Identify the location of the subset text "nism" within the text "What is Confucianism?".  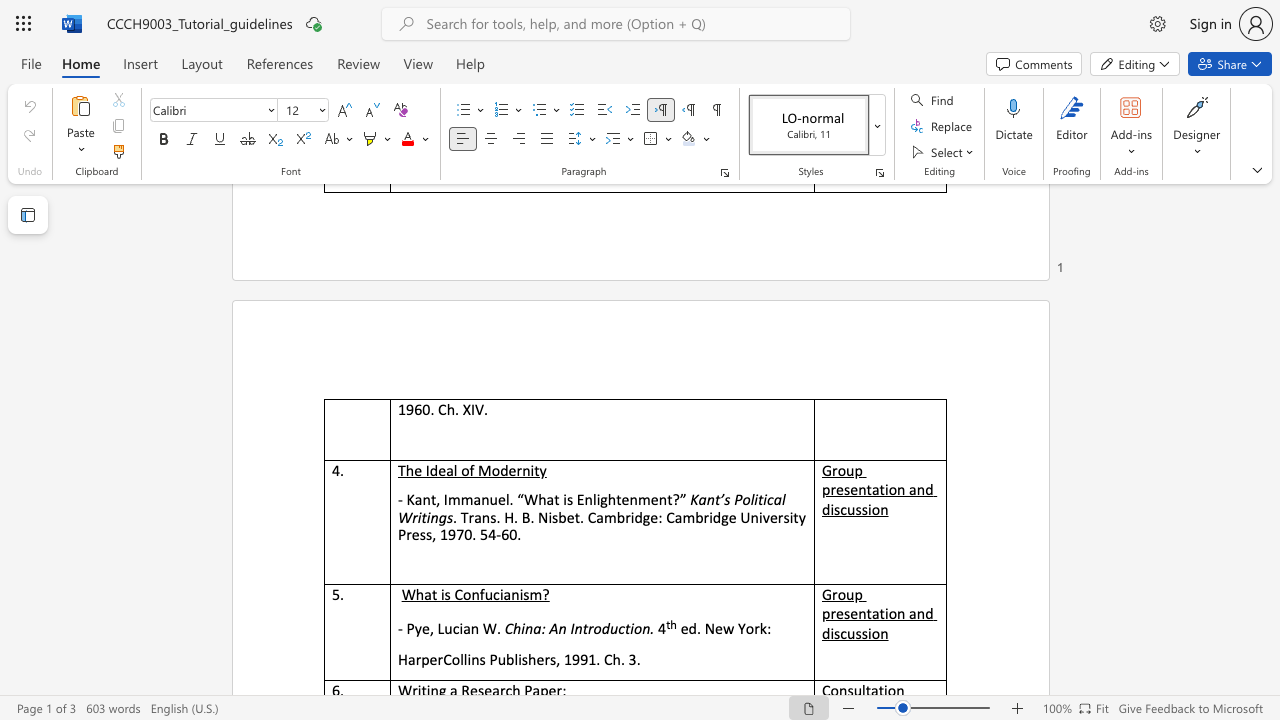
(511, 593).